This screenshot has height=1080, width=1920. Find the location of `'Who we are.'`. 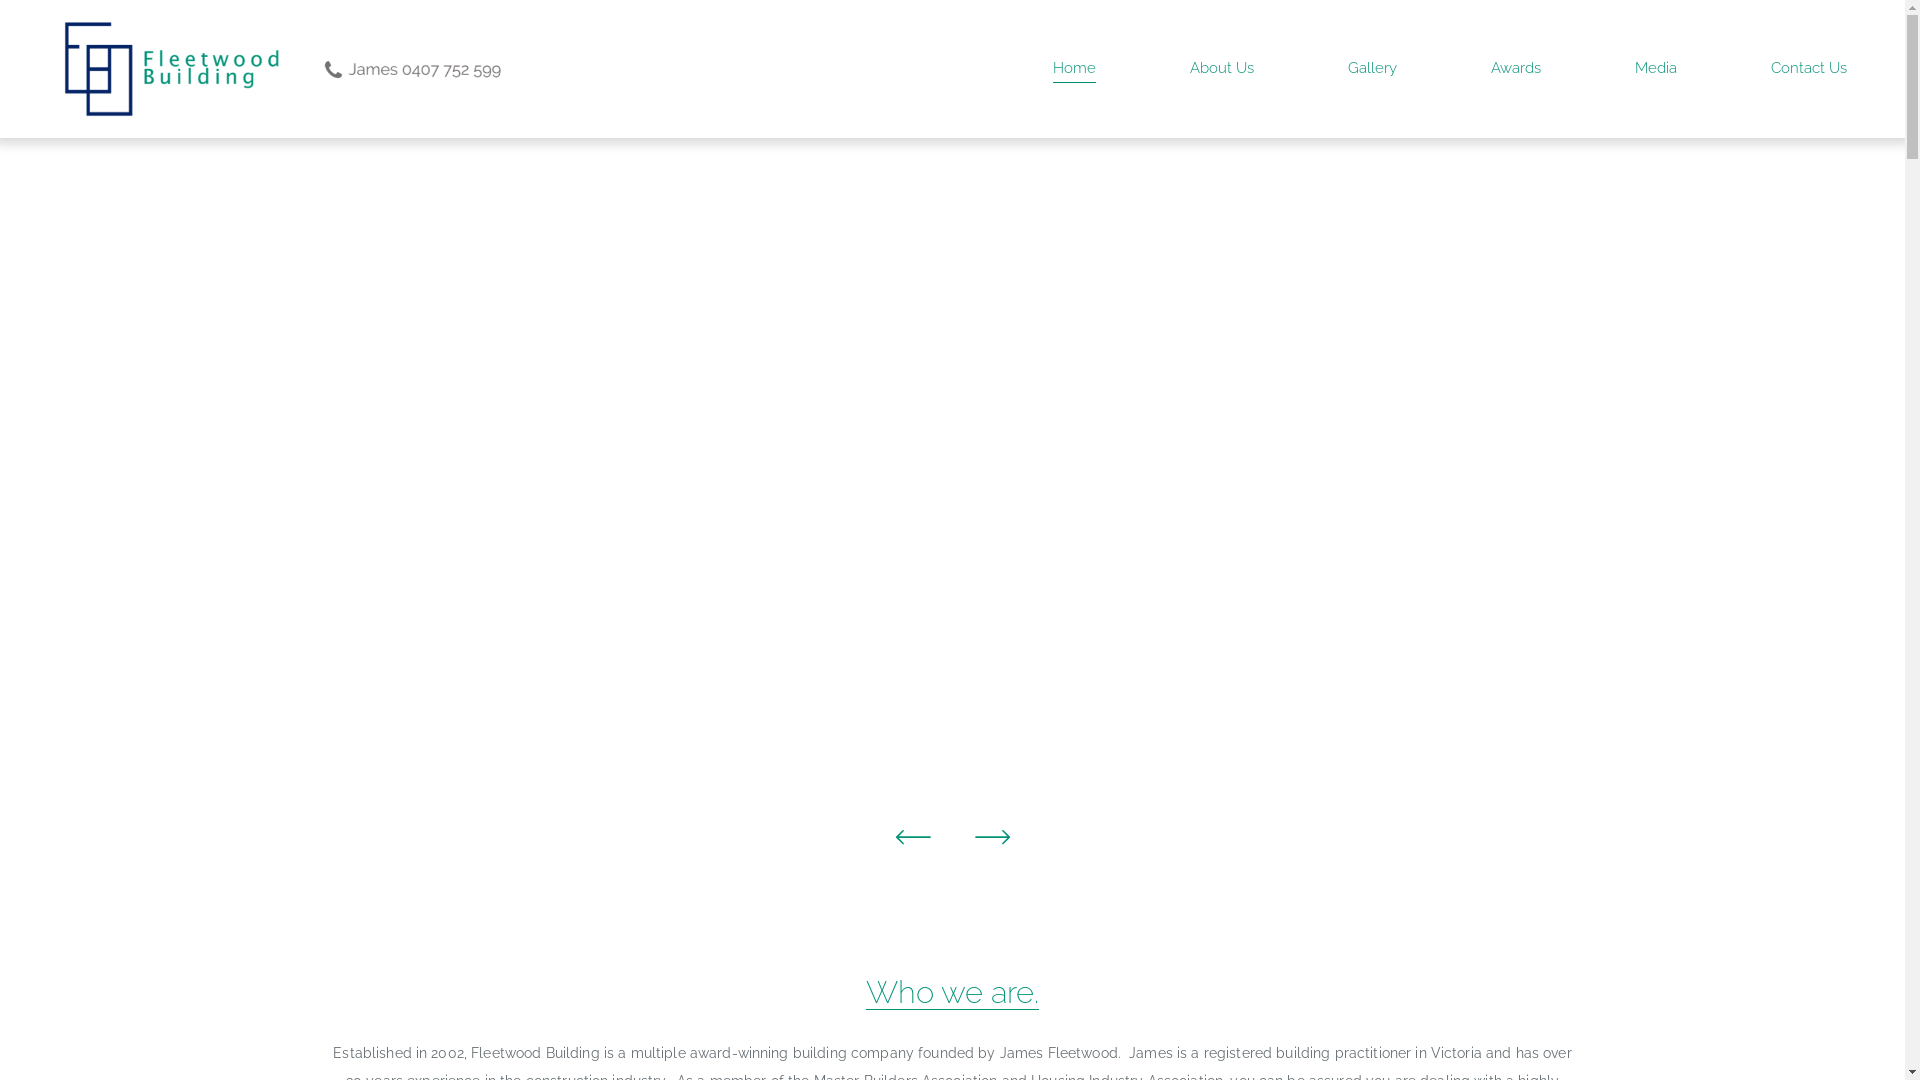

'Who we are.' is located at coordinates (951, 991).